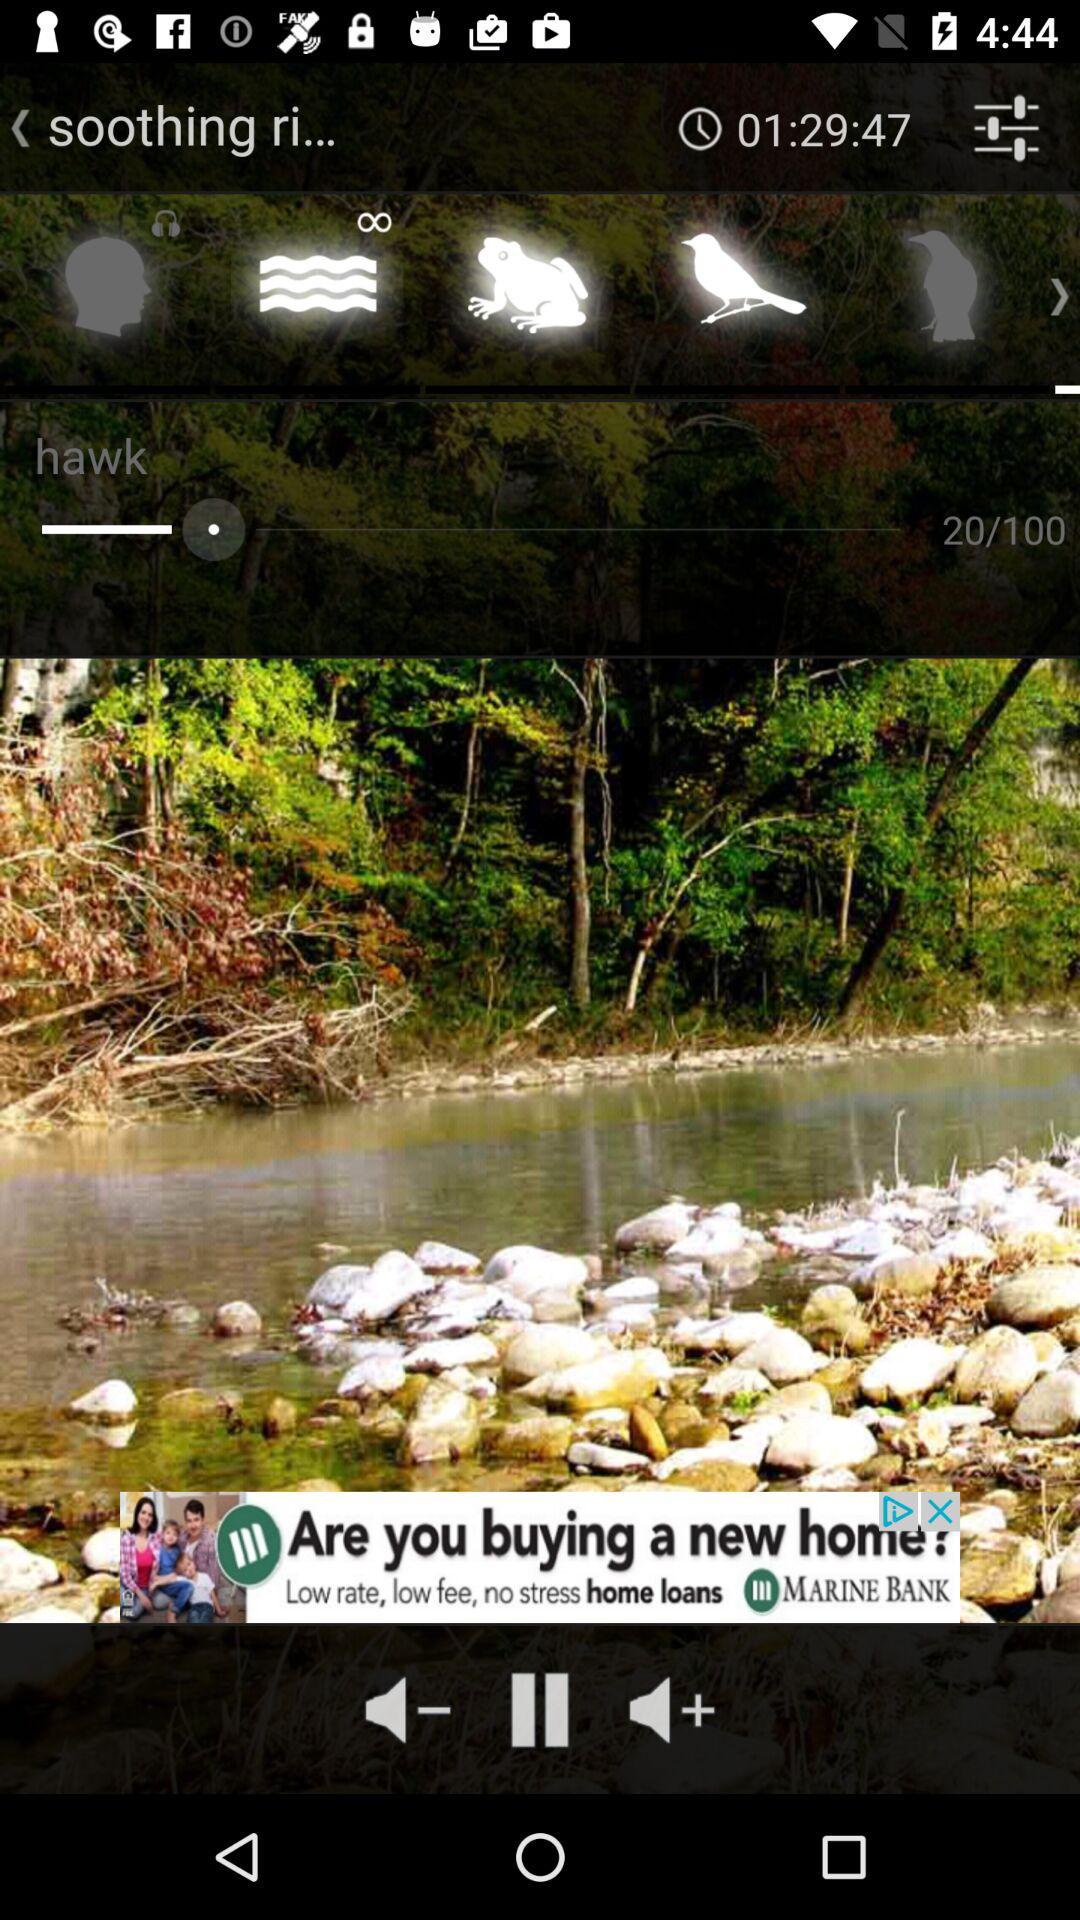  Describe the element at coordinates (671, 1708) in the screenshot. I see `the volume icon` at that location.